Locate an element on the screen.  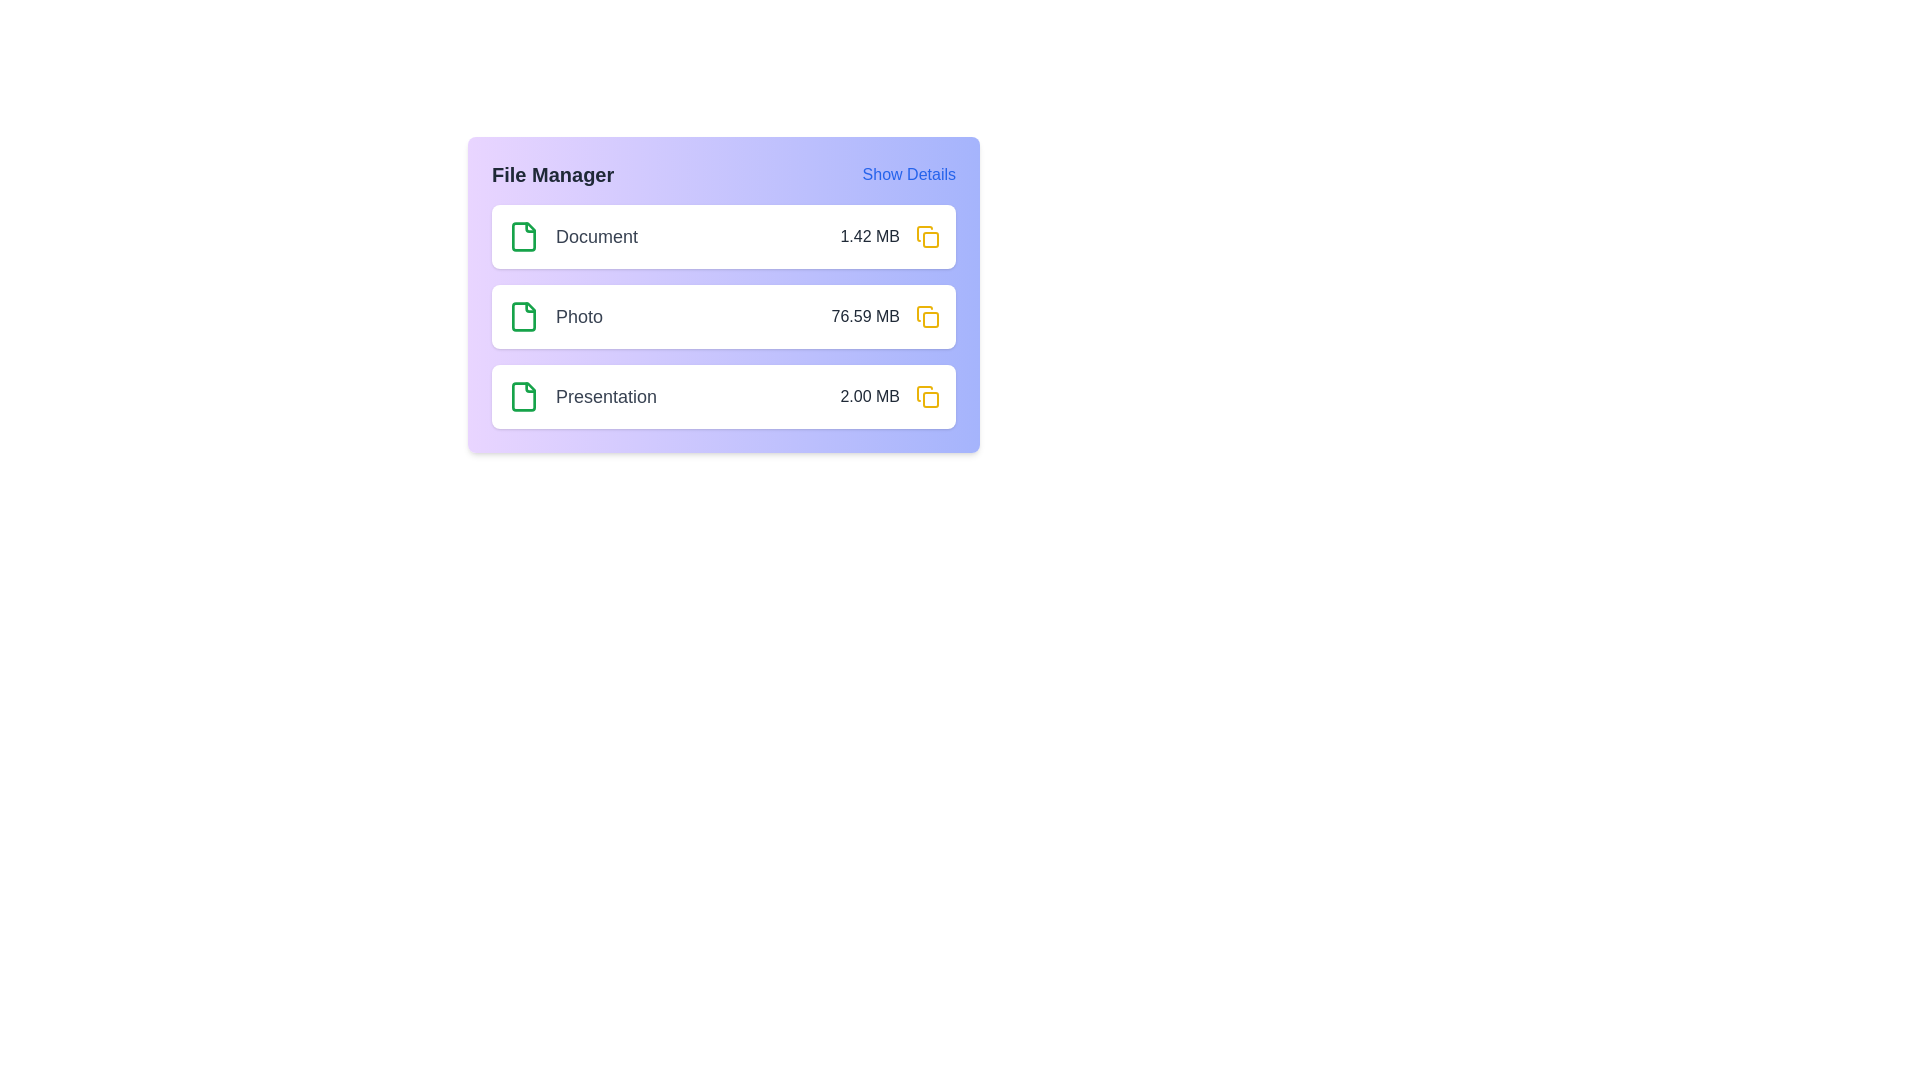
the text label reading 'Presentation', styled in medium-sized gray font, located in the File Manager pane, positioned to the right of a green folder icon is located at coordinates (605, 397).